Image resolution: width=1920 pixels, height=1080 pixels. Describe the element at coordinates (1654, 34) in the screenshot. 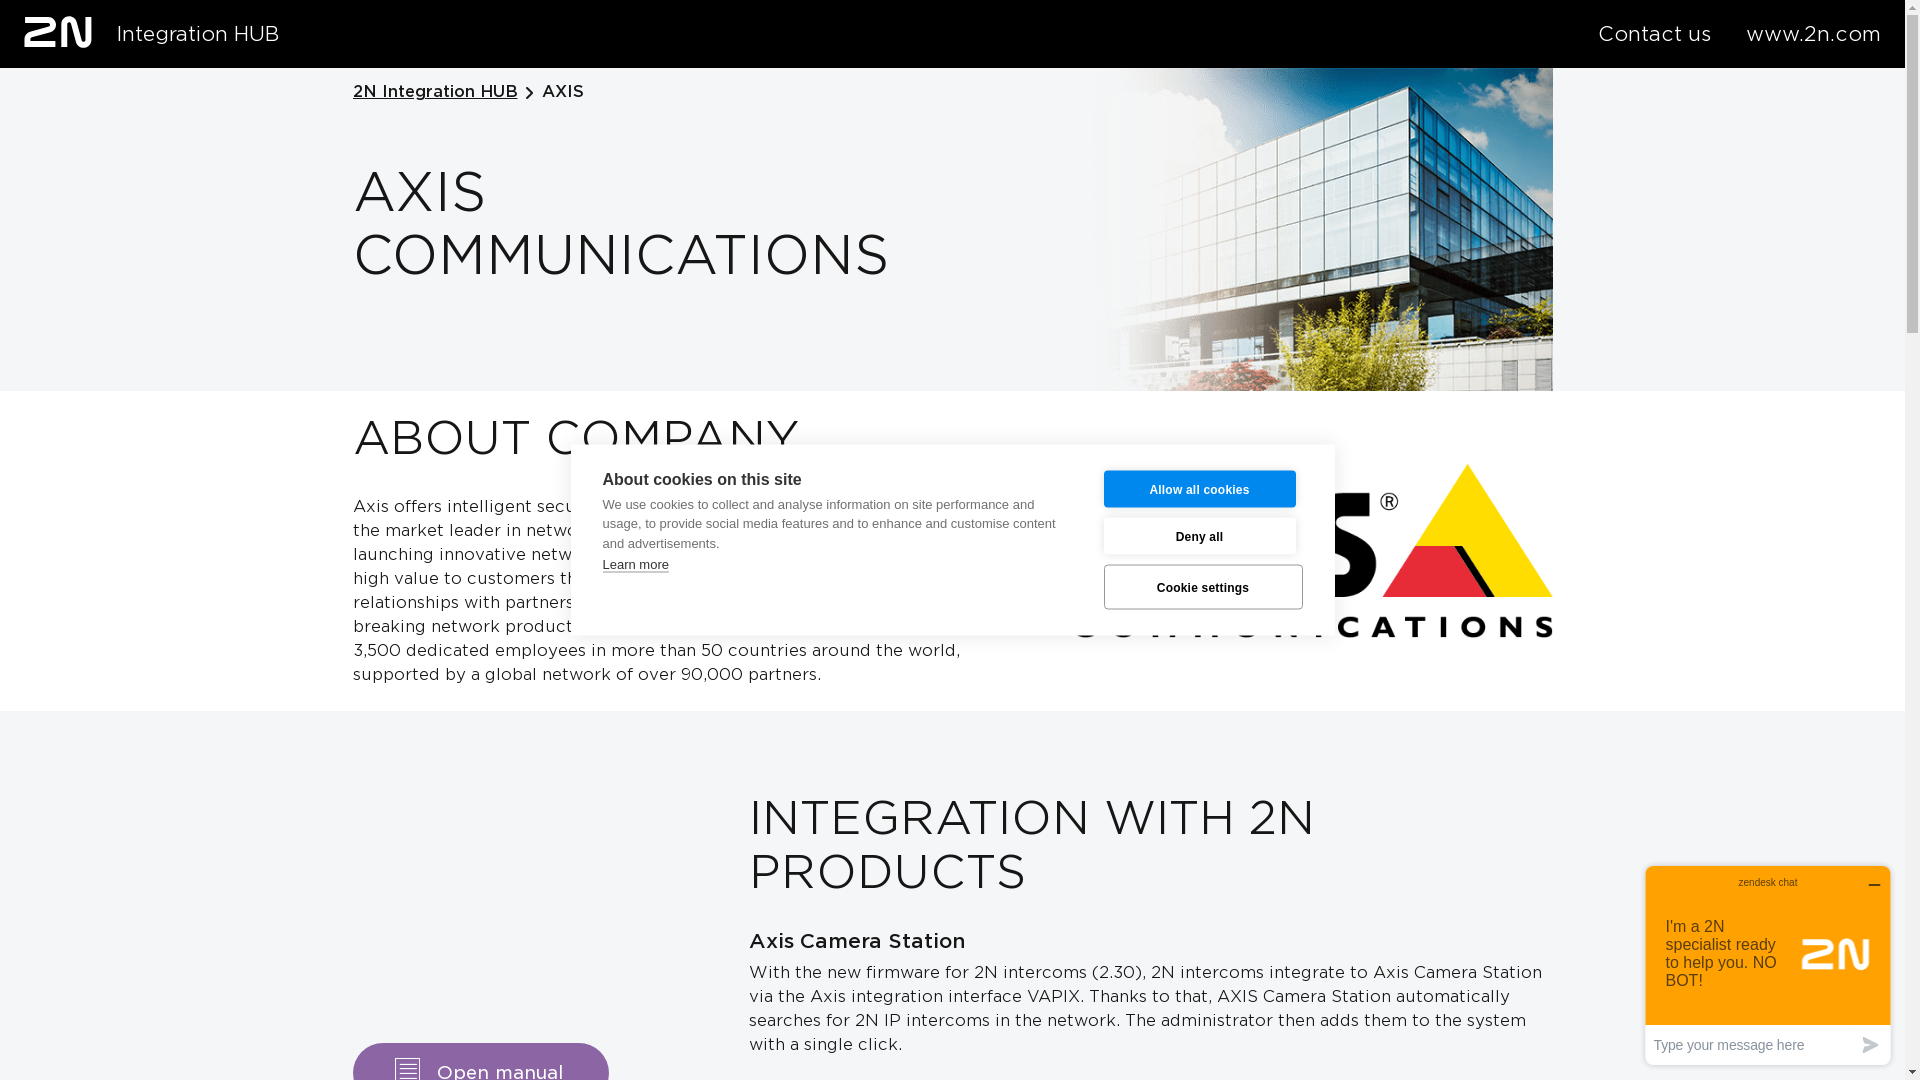

I see `'Contact us'` at that location.